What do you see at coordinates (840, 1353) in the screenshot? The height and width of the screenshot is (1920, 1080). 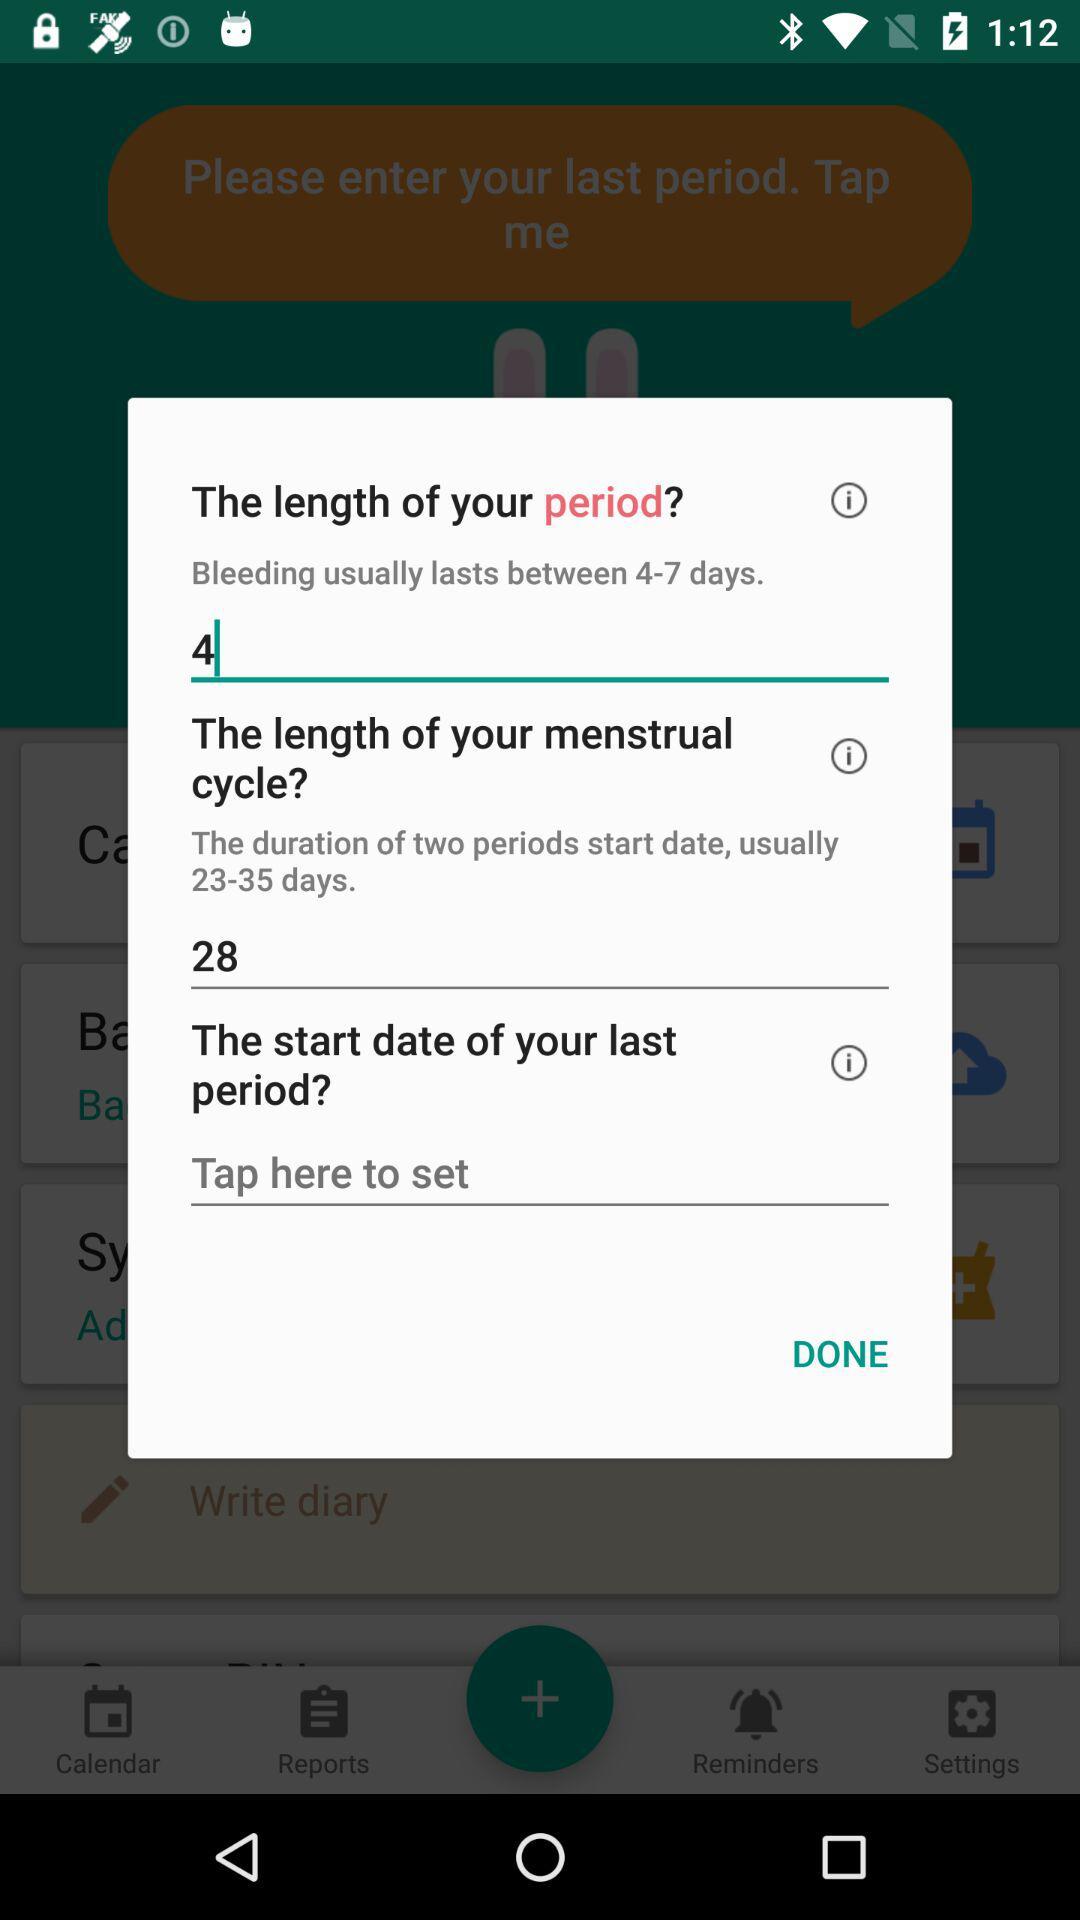 I see `item at the bottom right corner` at bounding box center [840, 1353].